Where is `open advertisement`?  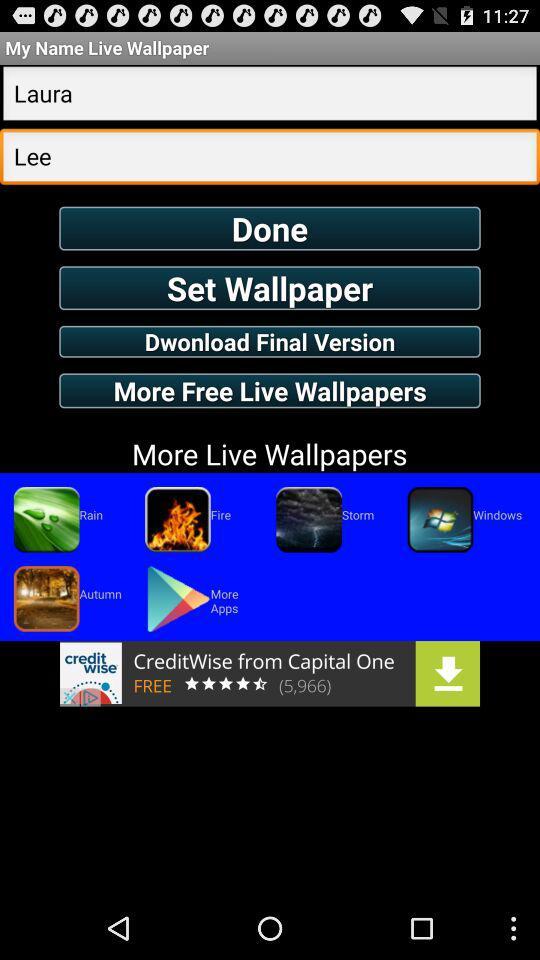
open advertisement is located at coordinates (270, 673).